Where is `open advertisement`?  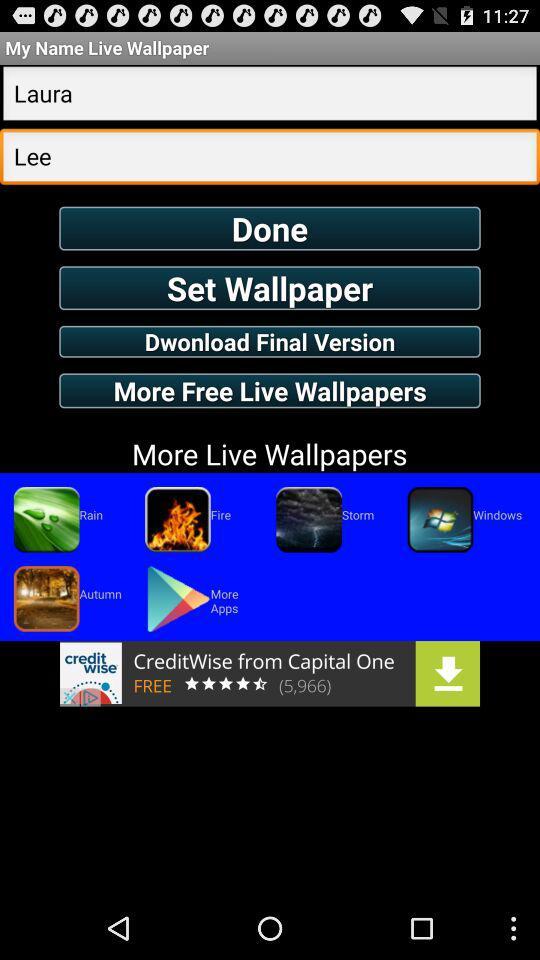
open advertisement is located at coordinates (270, 673).